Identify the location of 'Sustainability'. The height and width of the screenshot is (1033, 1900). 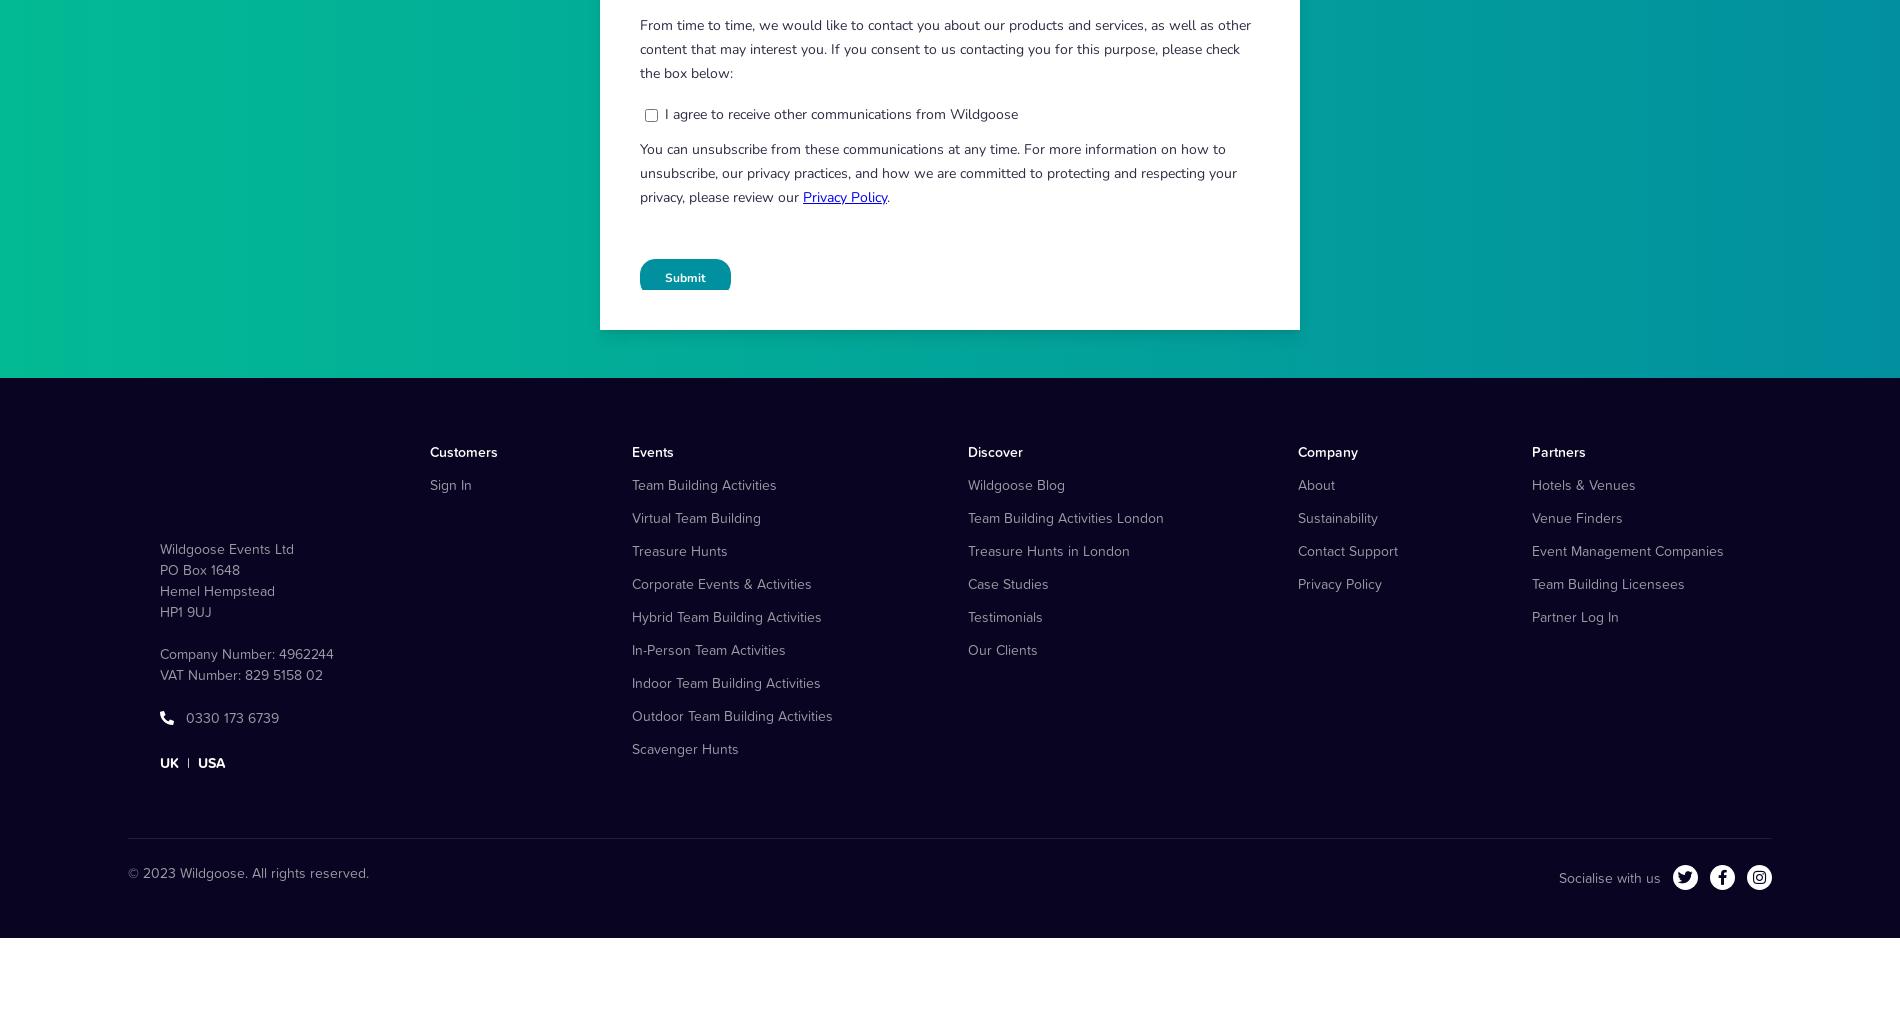
(1336, 614).